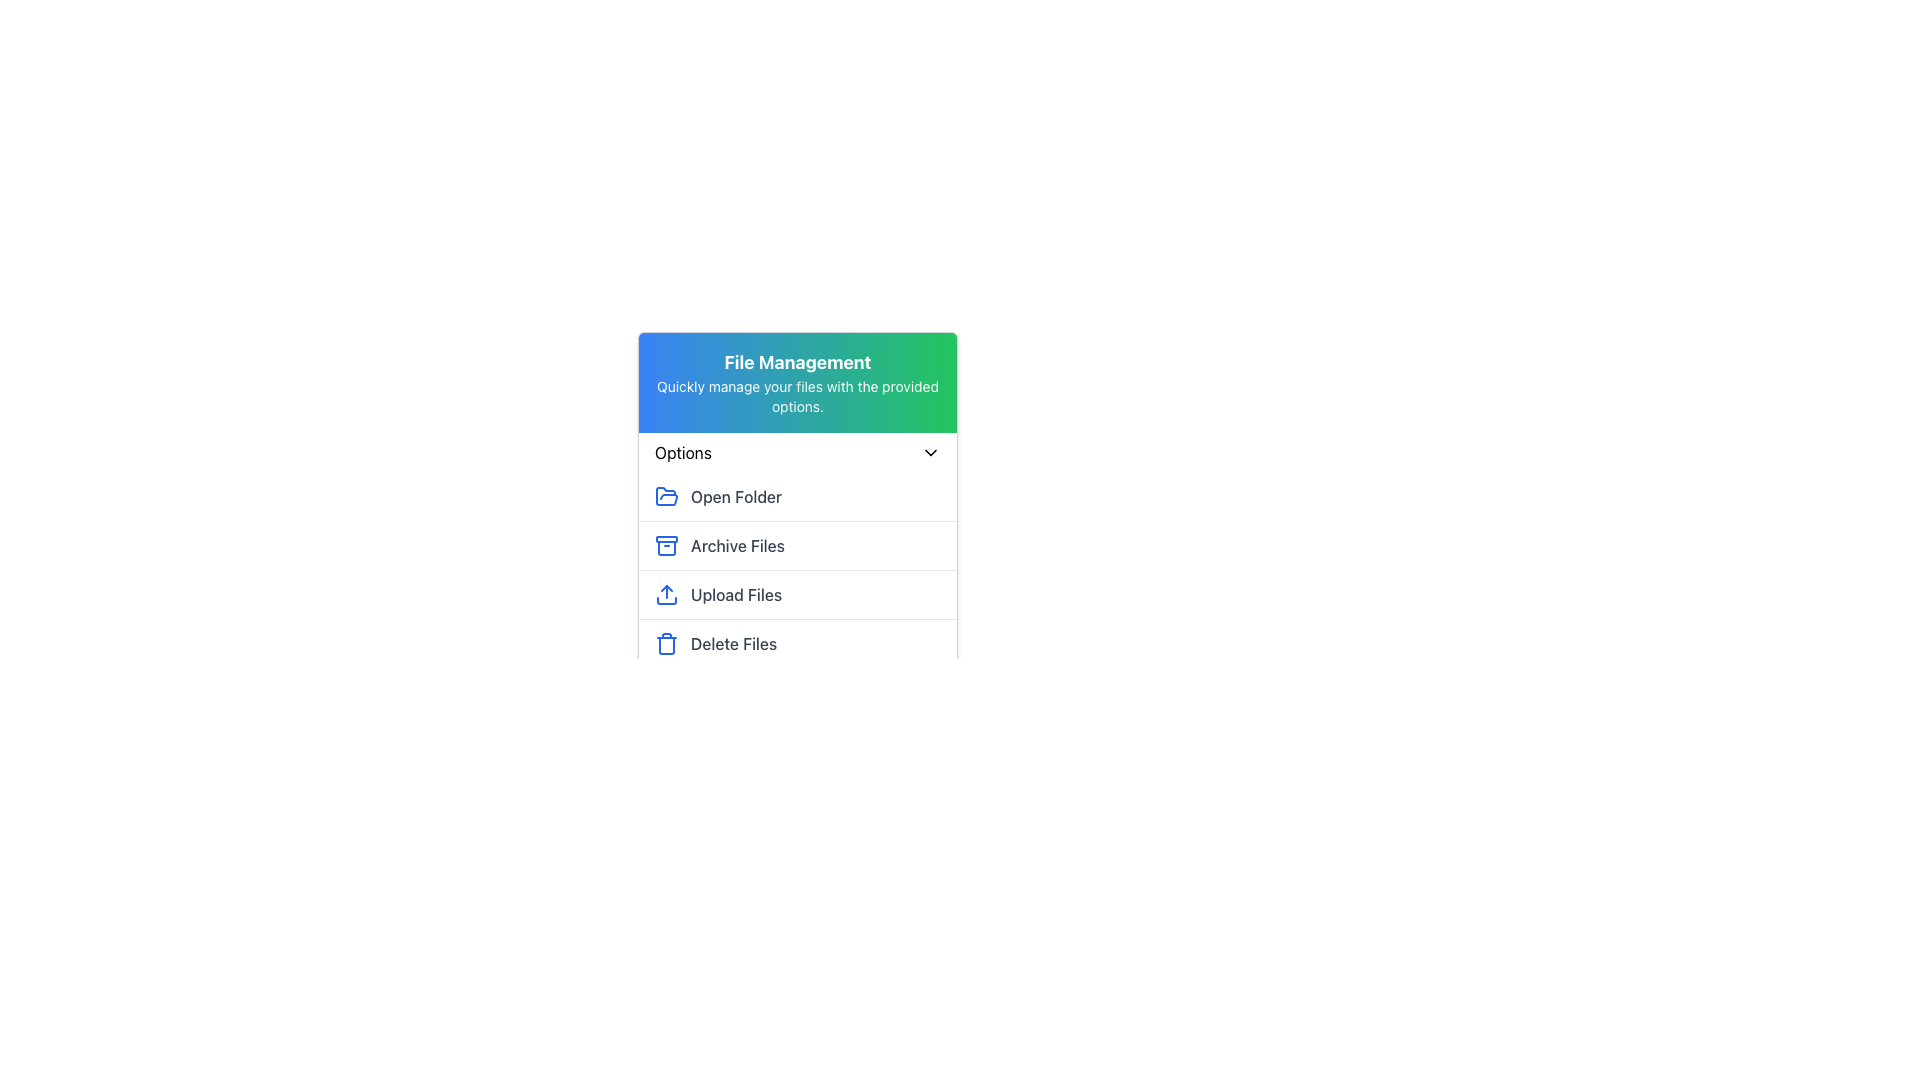 The image size is (1920, 1080). What do you see at coordinates (796, 452) in the screenshot?
I see `the Dropdown button labeled 'Options'` at bounding box center [796, 452].